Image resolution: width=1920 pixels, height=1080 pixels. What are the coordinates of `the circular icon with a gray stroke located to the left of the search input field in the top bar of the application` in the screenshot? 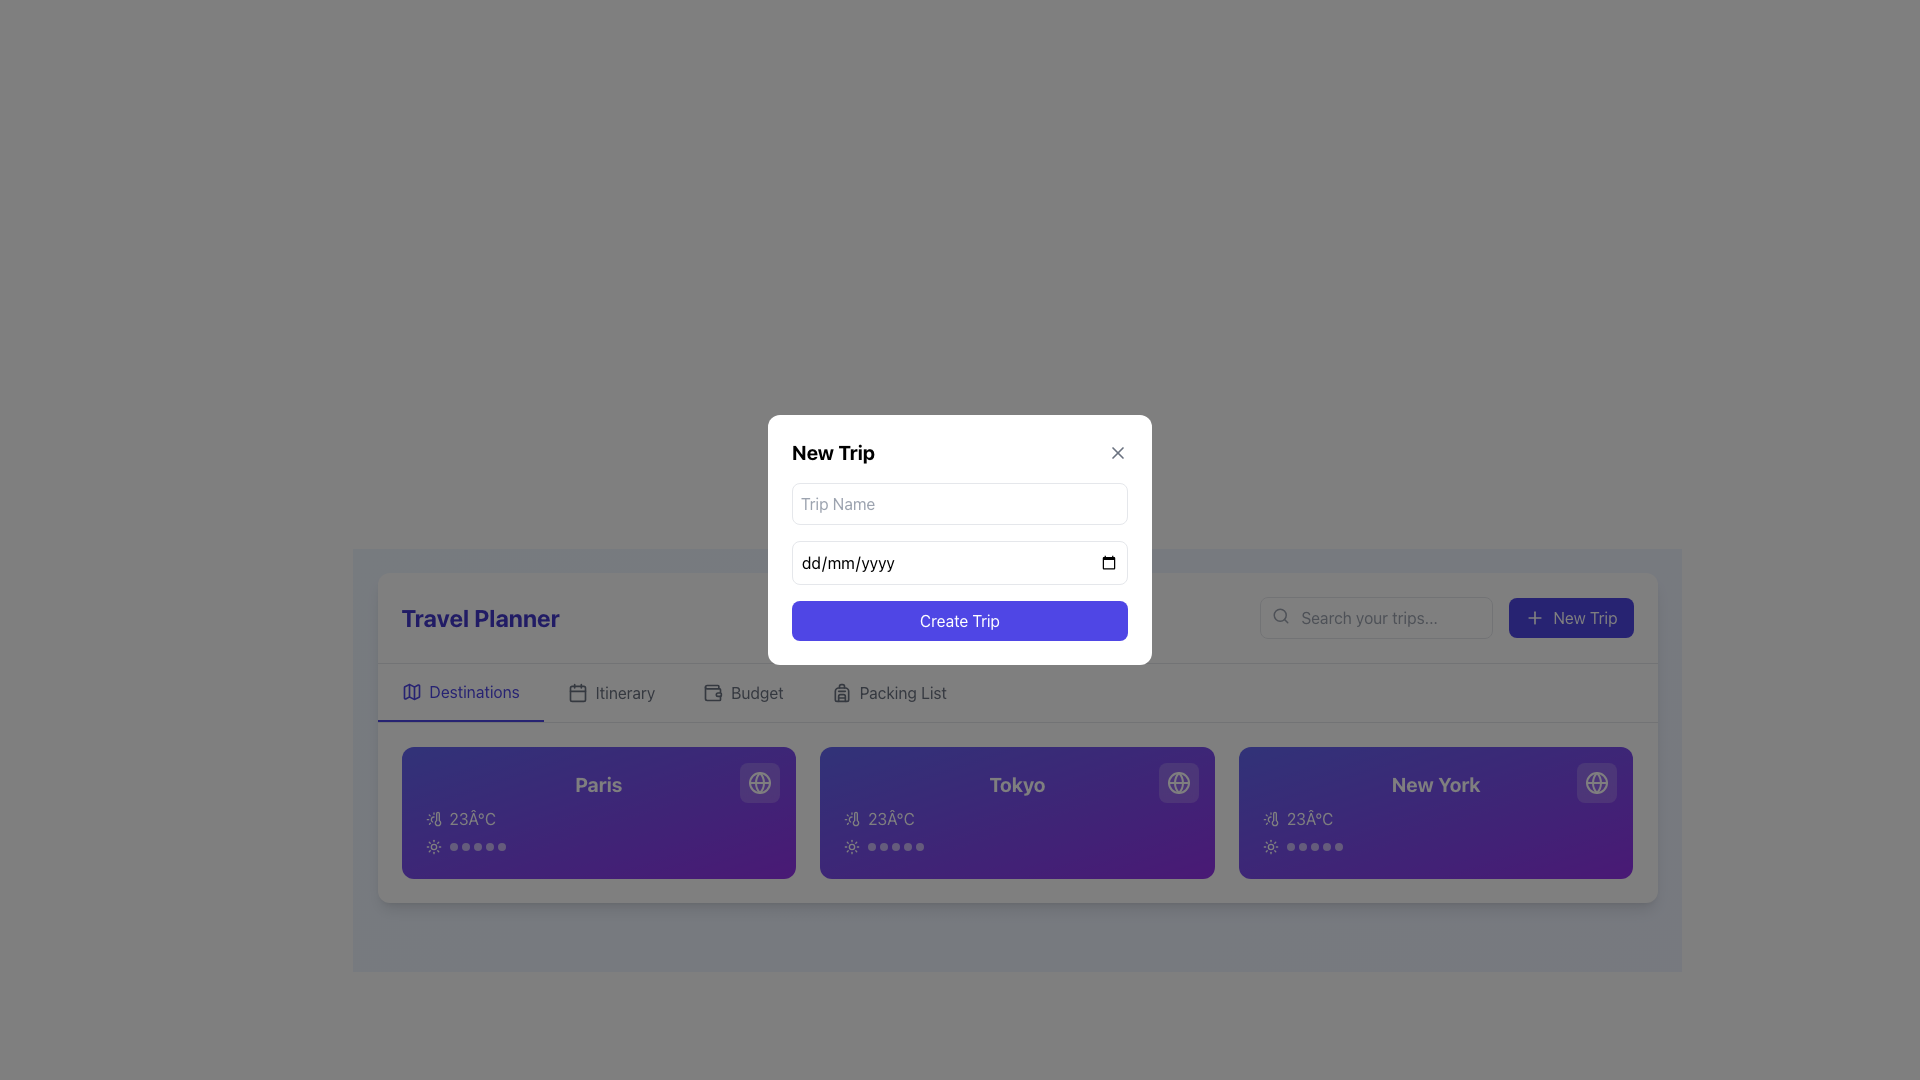 It's located at (1280, 614).